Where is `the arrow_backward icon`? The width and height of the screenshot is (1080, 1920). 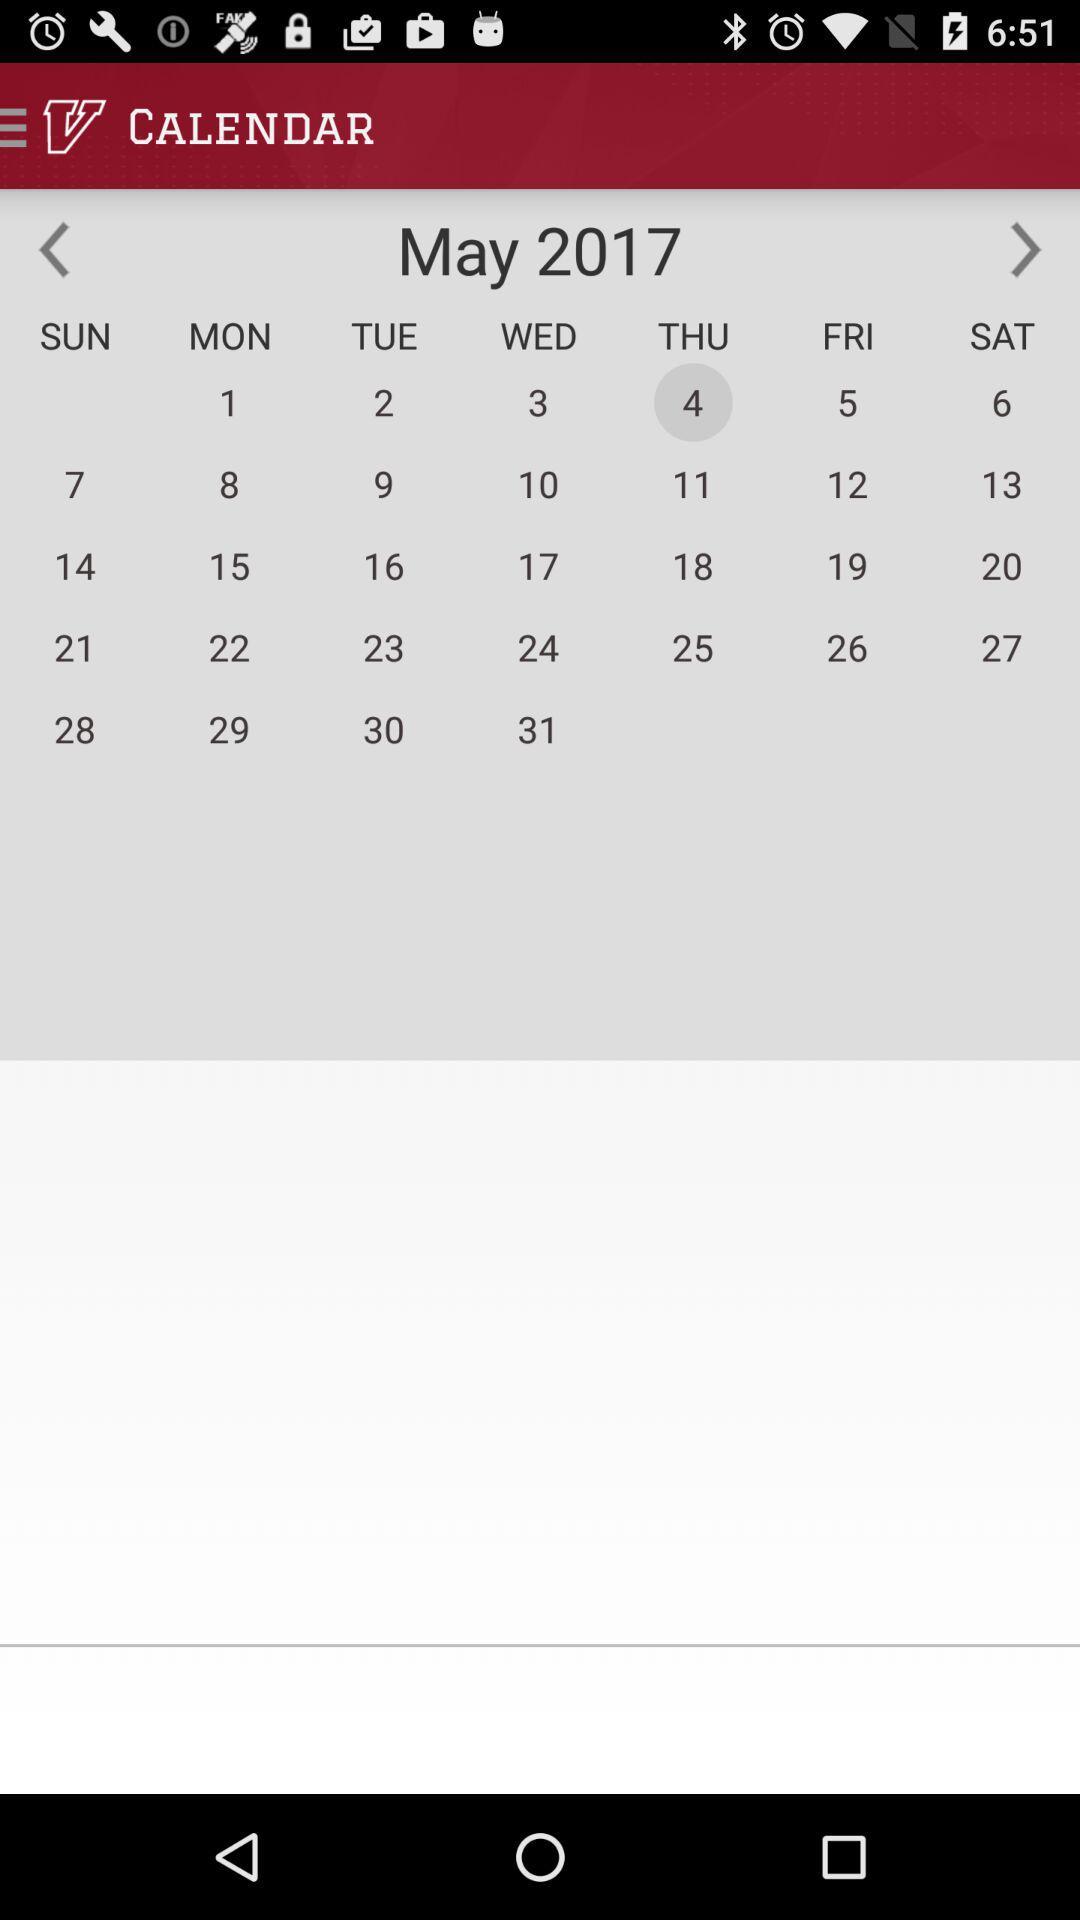
the arrow_backward icon is located at coordinates (53, 266).